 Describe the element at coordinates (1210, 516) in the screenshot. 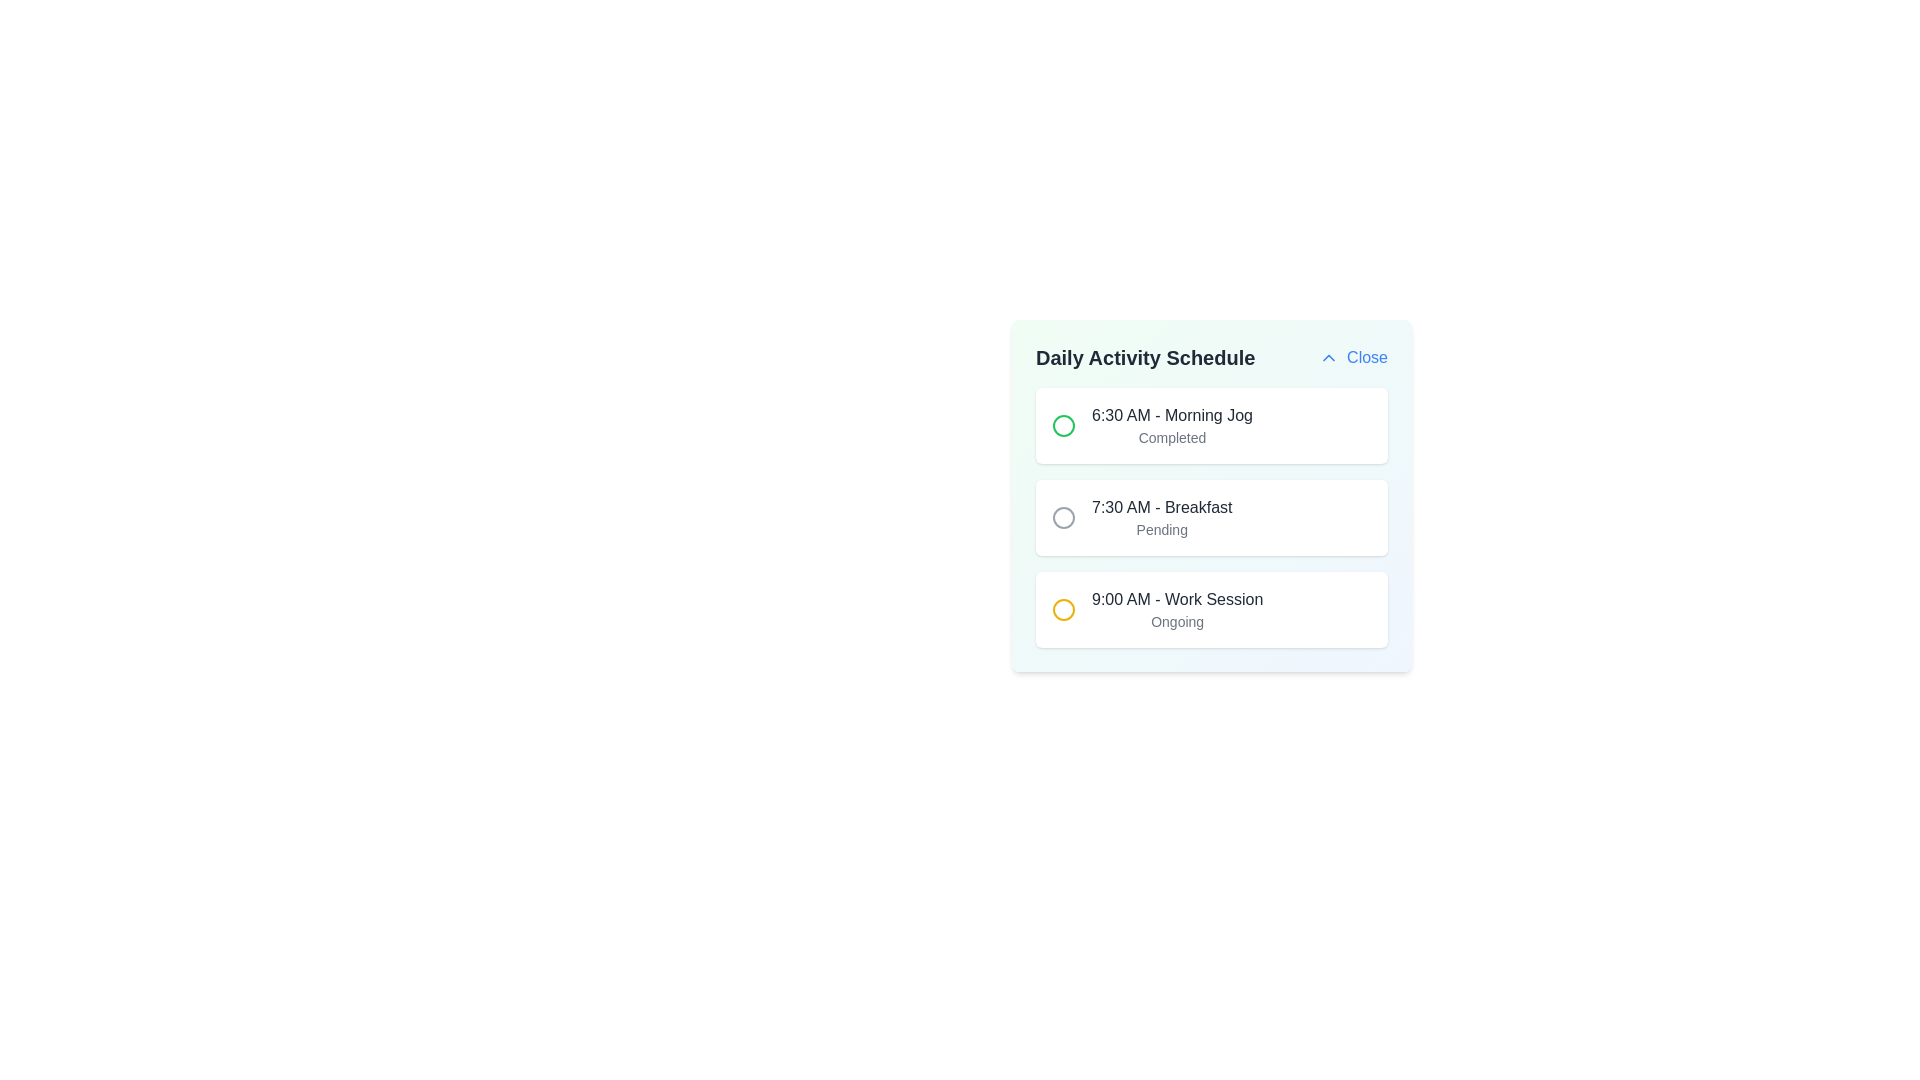

I see `the text of the second Activity card in the Daily Activity Schedule` at that location.